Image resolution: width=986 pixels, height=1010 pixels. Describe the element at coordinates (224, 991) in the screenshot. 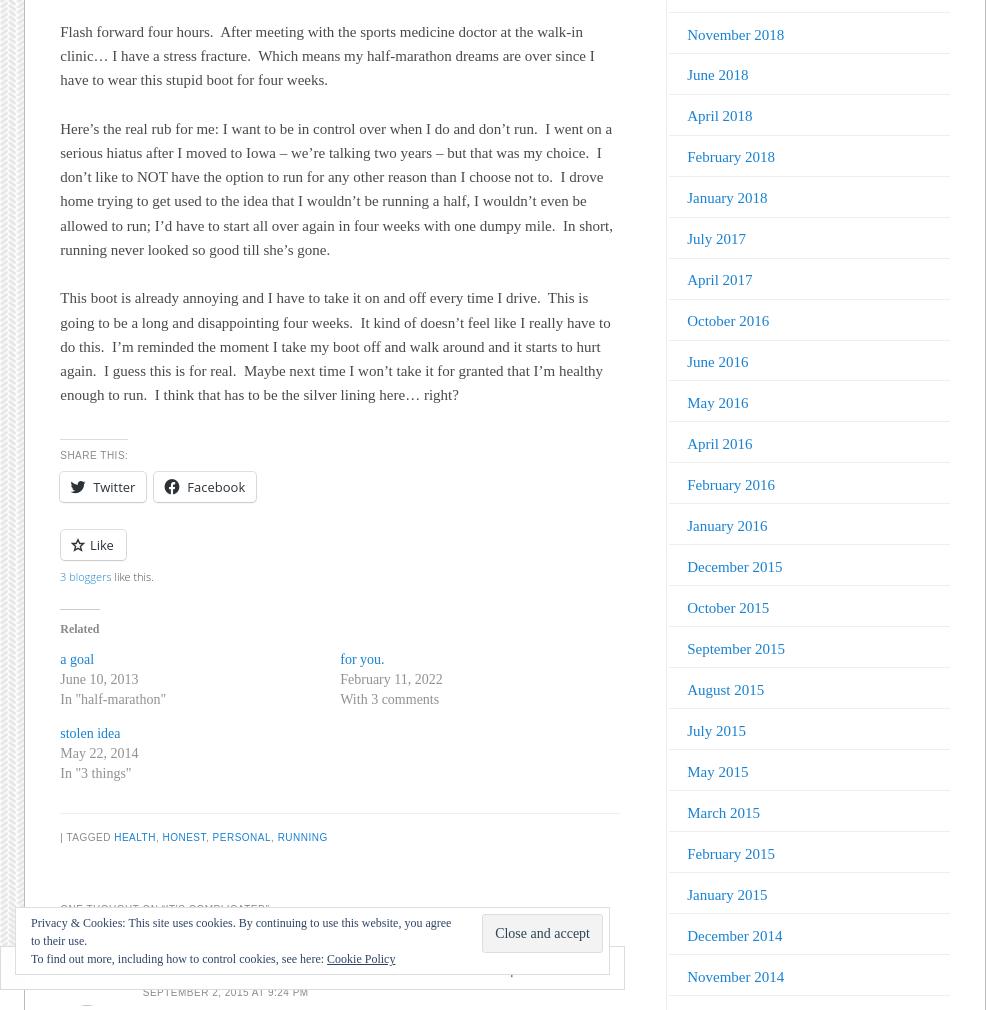

I see `'September 2, 2015 at 9:24 pm'` at that location.